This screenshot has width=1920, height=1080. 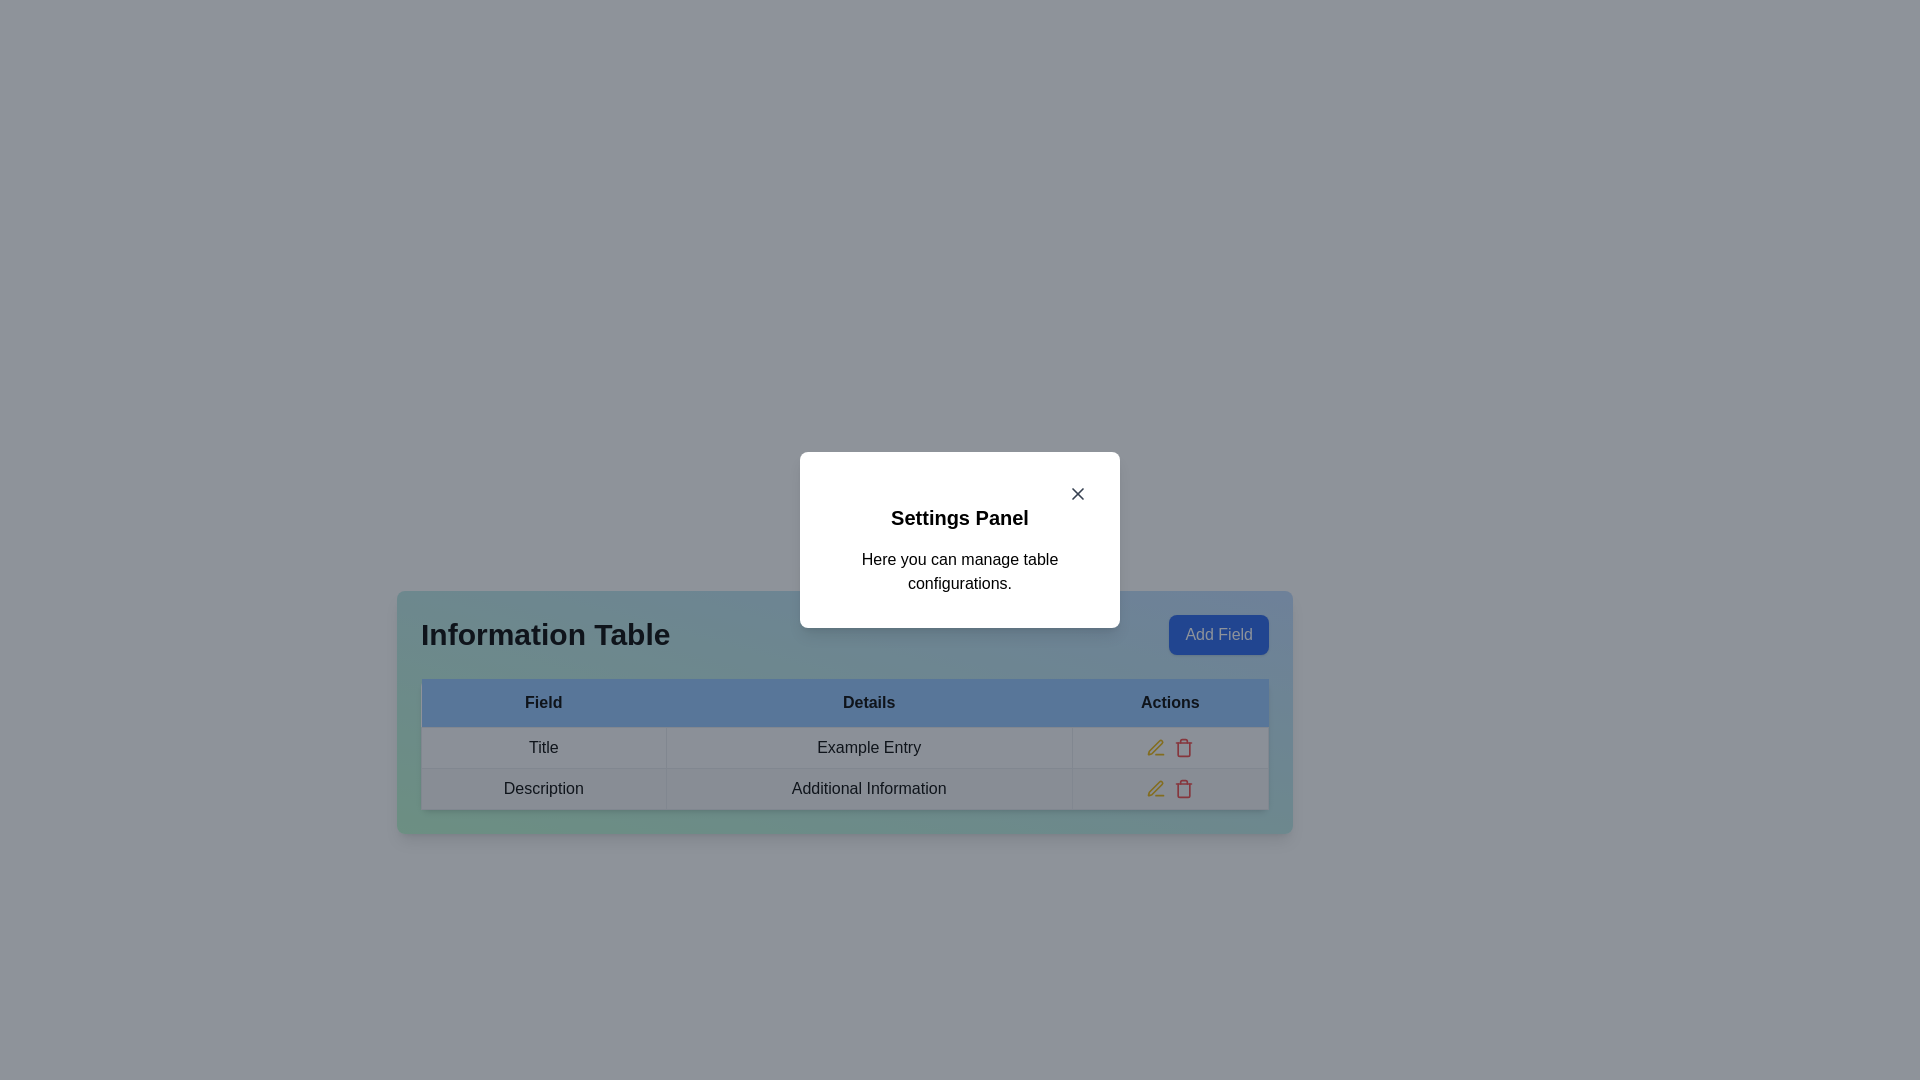 I want to click on the red trash can icon button in the 'Actions' column of the first row, so click(x=1184, y=748).